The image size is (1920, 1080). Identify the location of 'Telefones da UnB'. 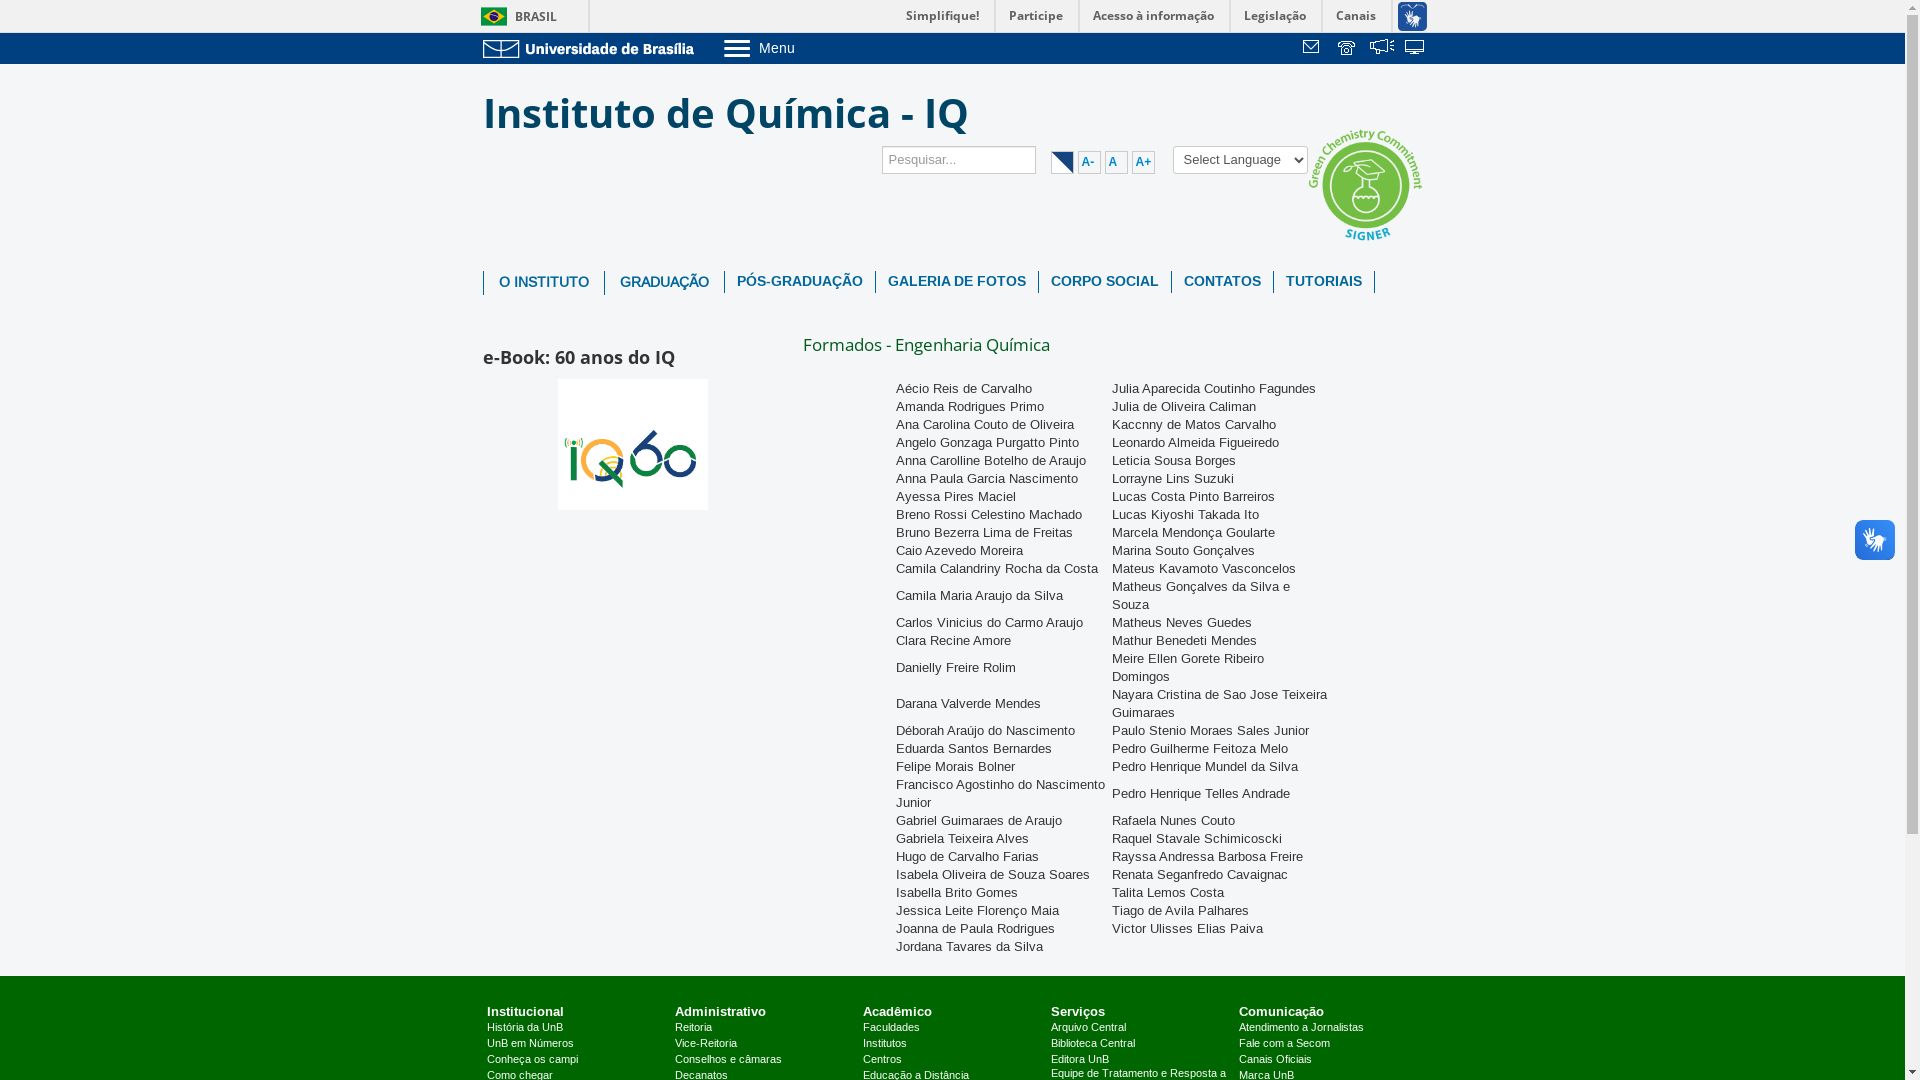
(1348, 48).